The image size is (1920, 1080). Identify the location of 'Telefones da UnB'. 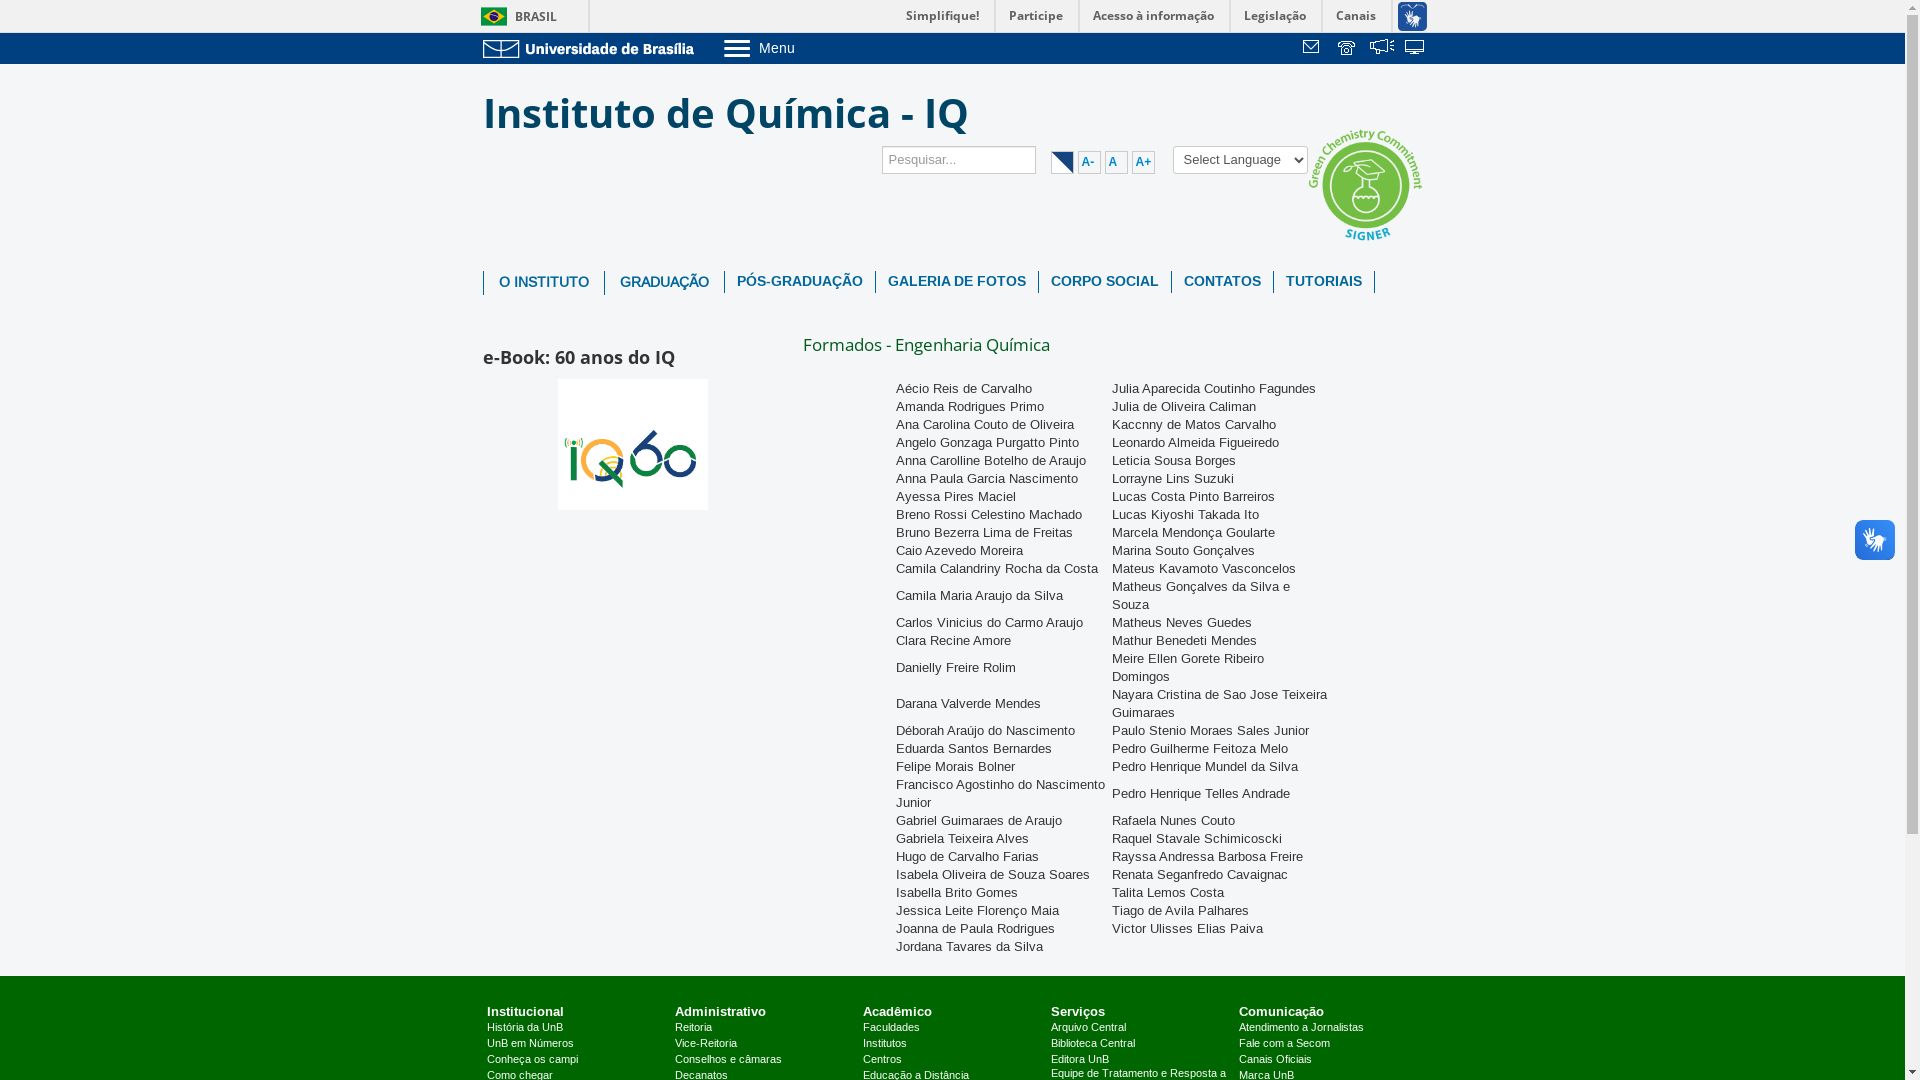
(1348, 48).